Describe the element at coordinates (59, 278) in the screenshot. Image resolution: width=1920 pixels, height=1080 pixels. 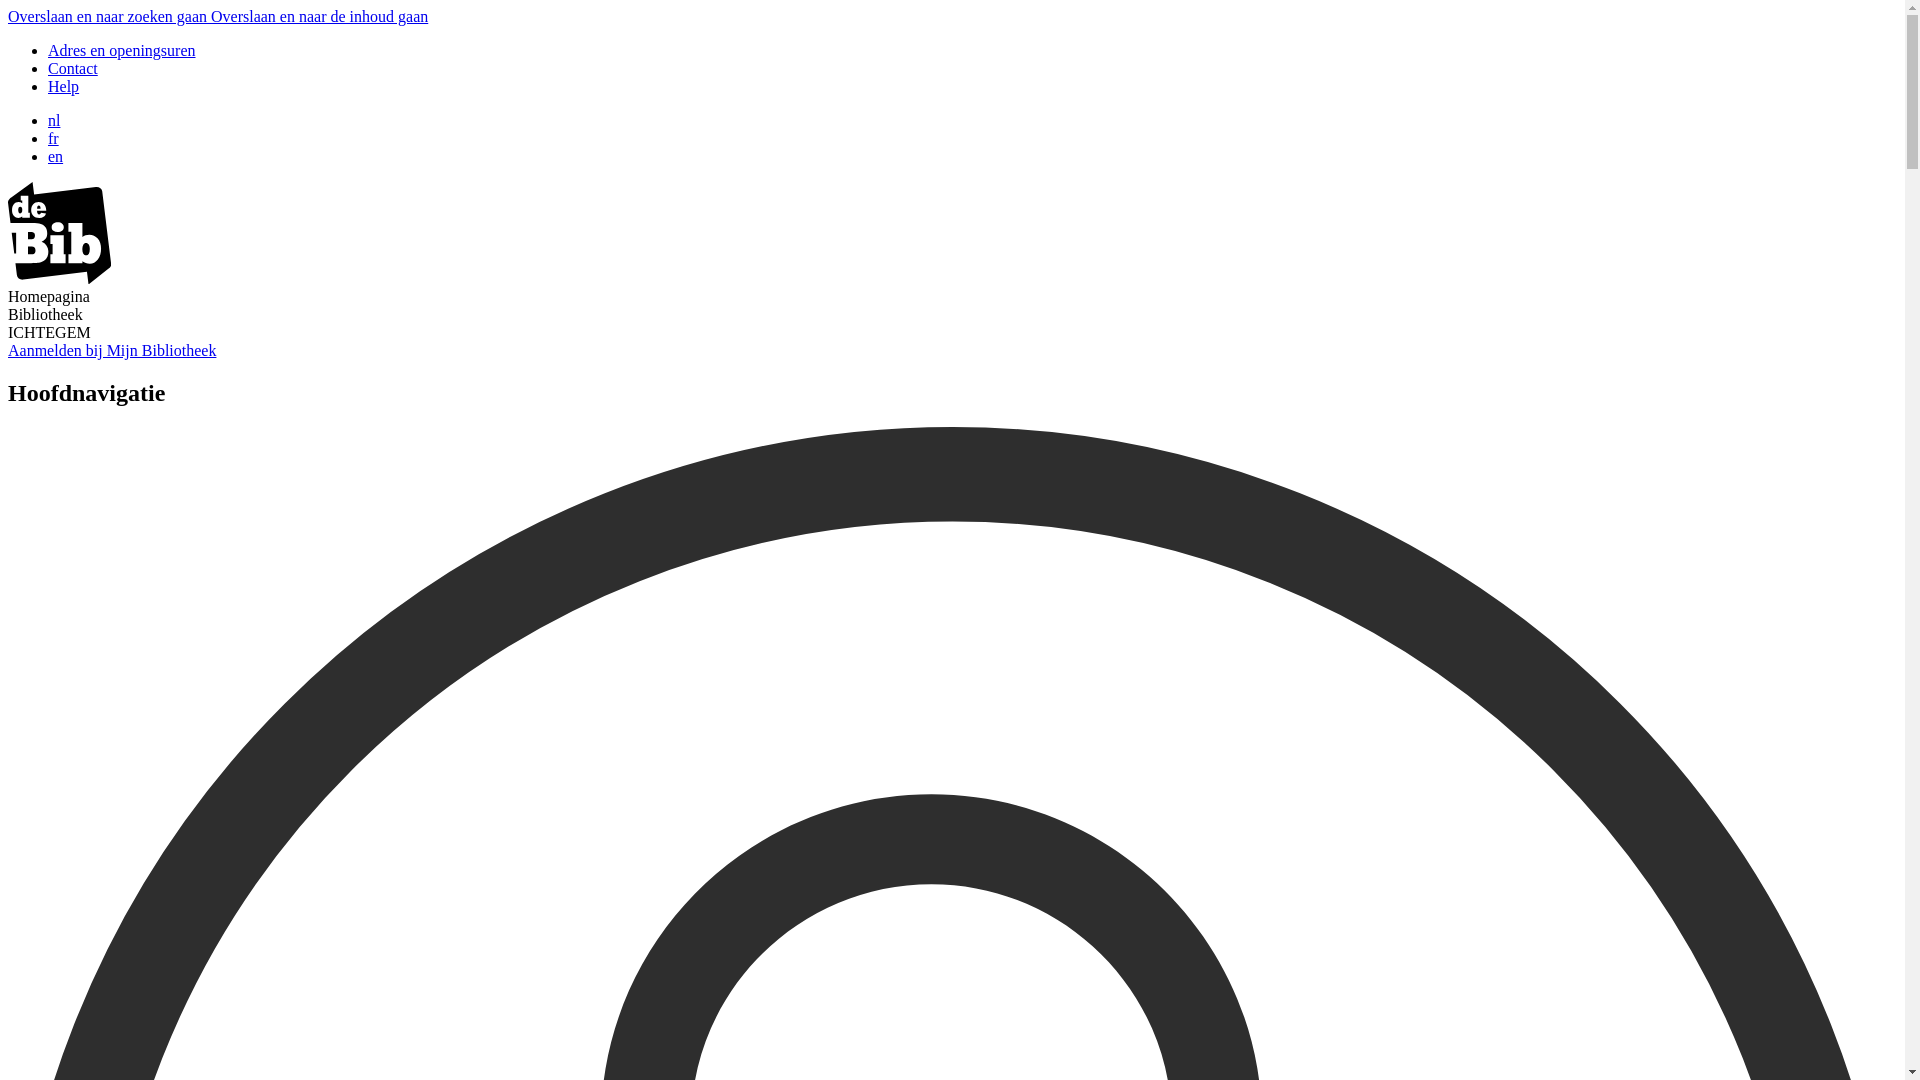
I see `'image/svg+xml'` at that location.